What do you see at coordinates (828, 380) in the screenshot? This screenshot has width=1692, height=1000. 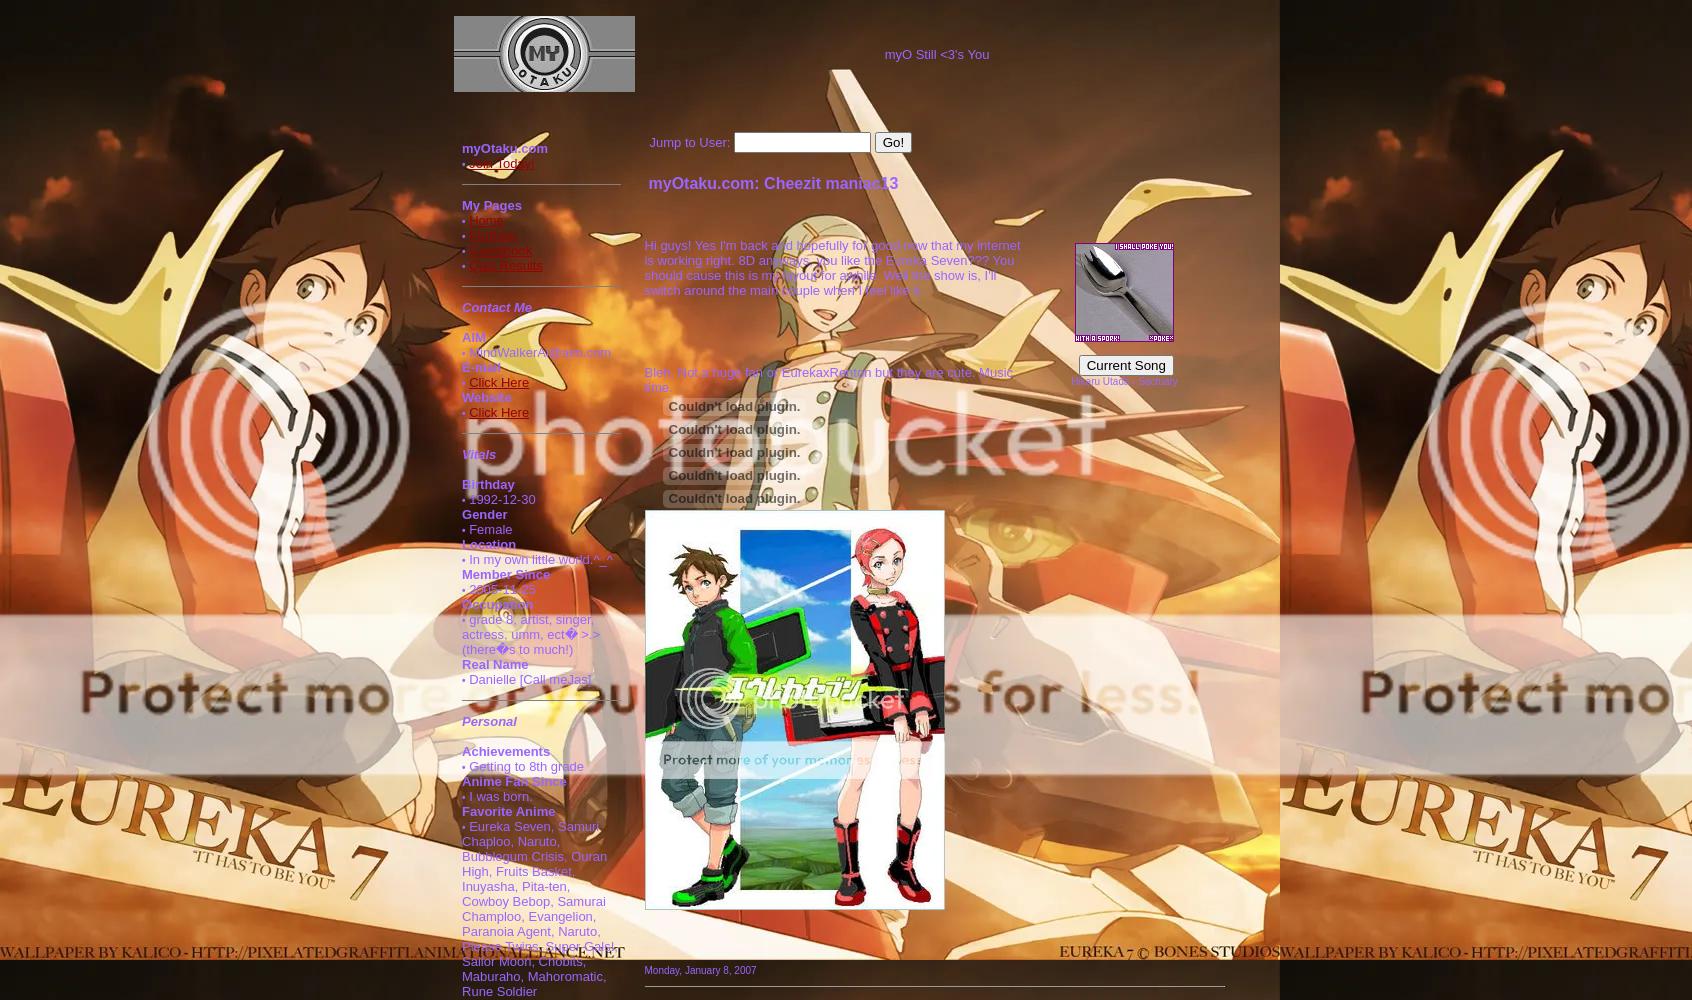 I see `'Bleh. Not a huge fan or EurekaxRenton but they are cute. Music time.'` at bounding box center [828, 380].